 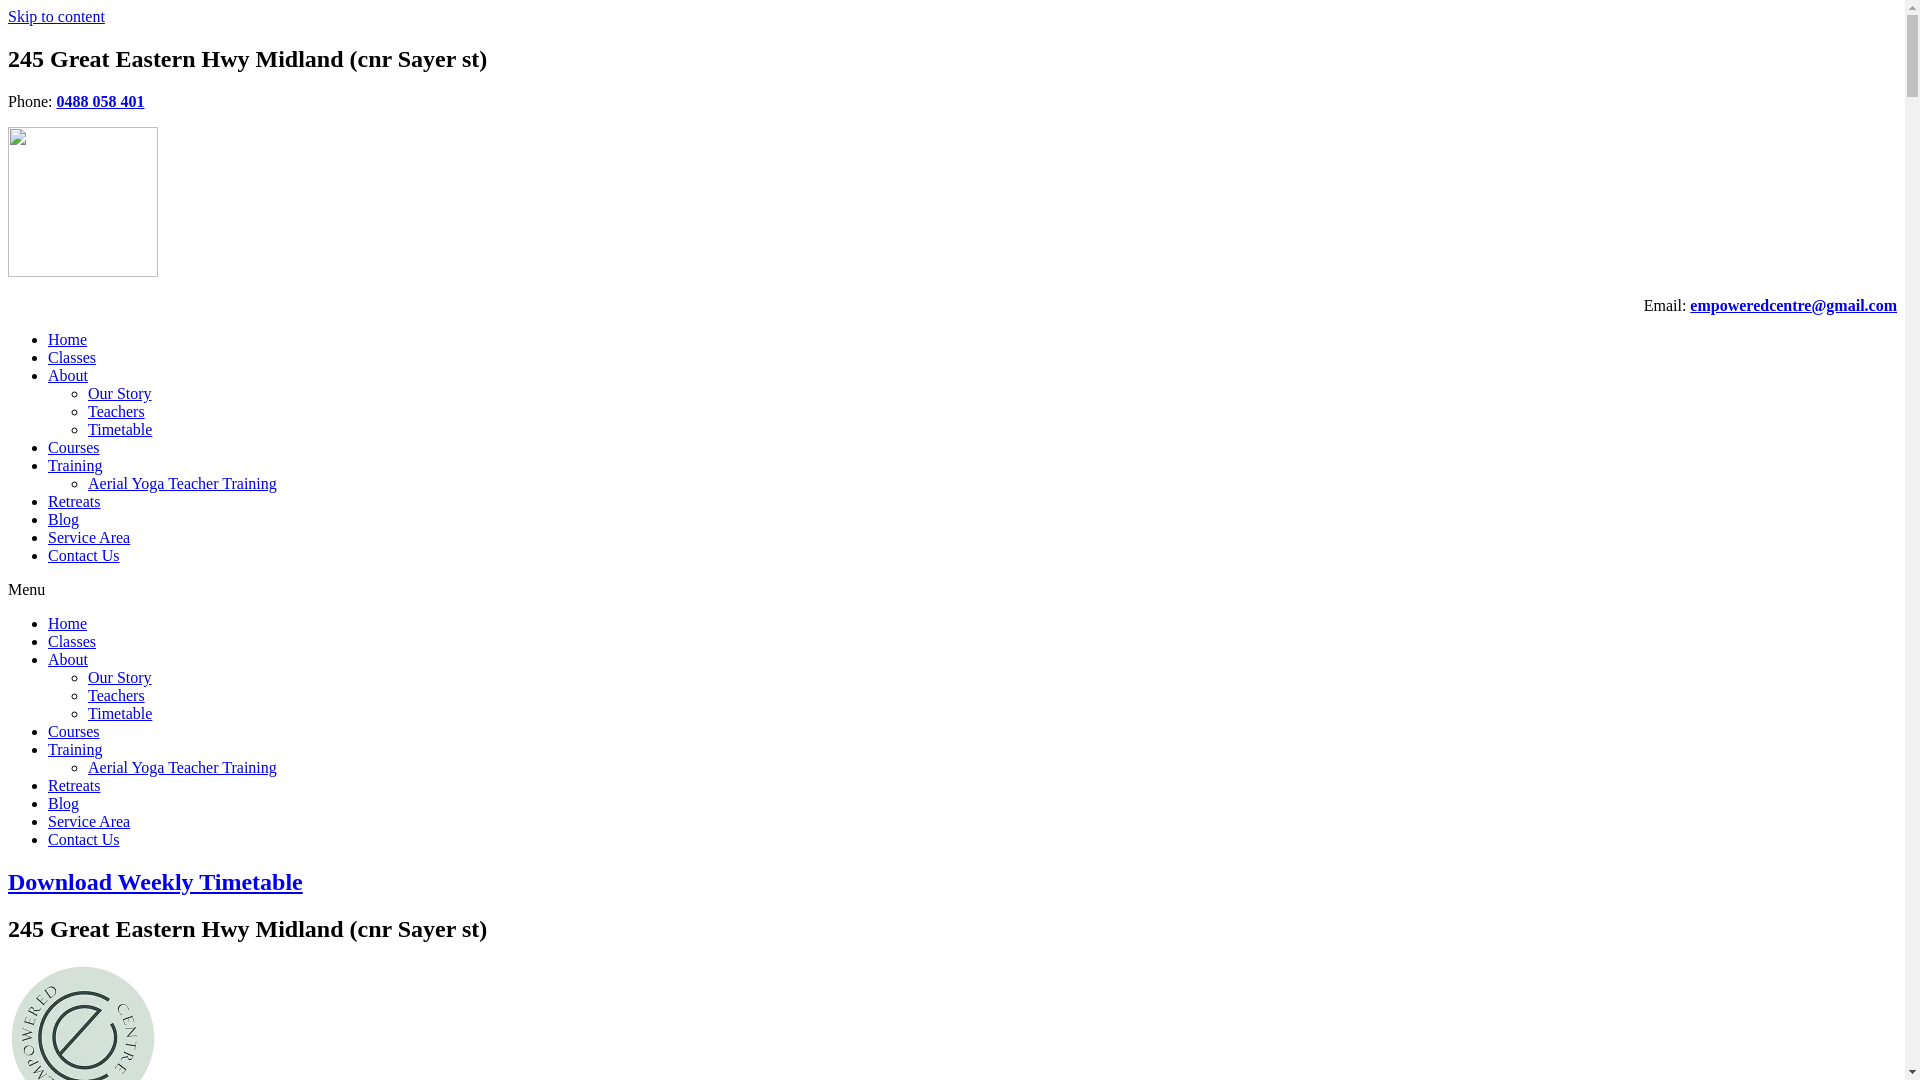 I want to click on 'Classes', so click(x=72, y=356).